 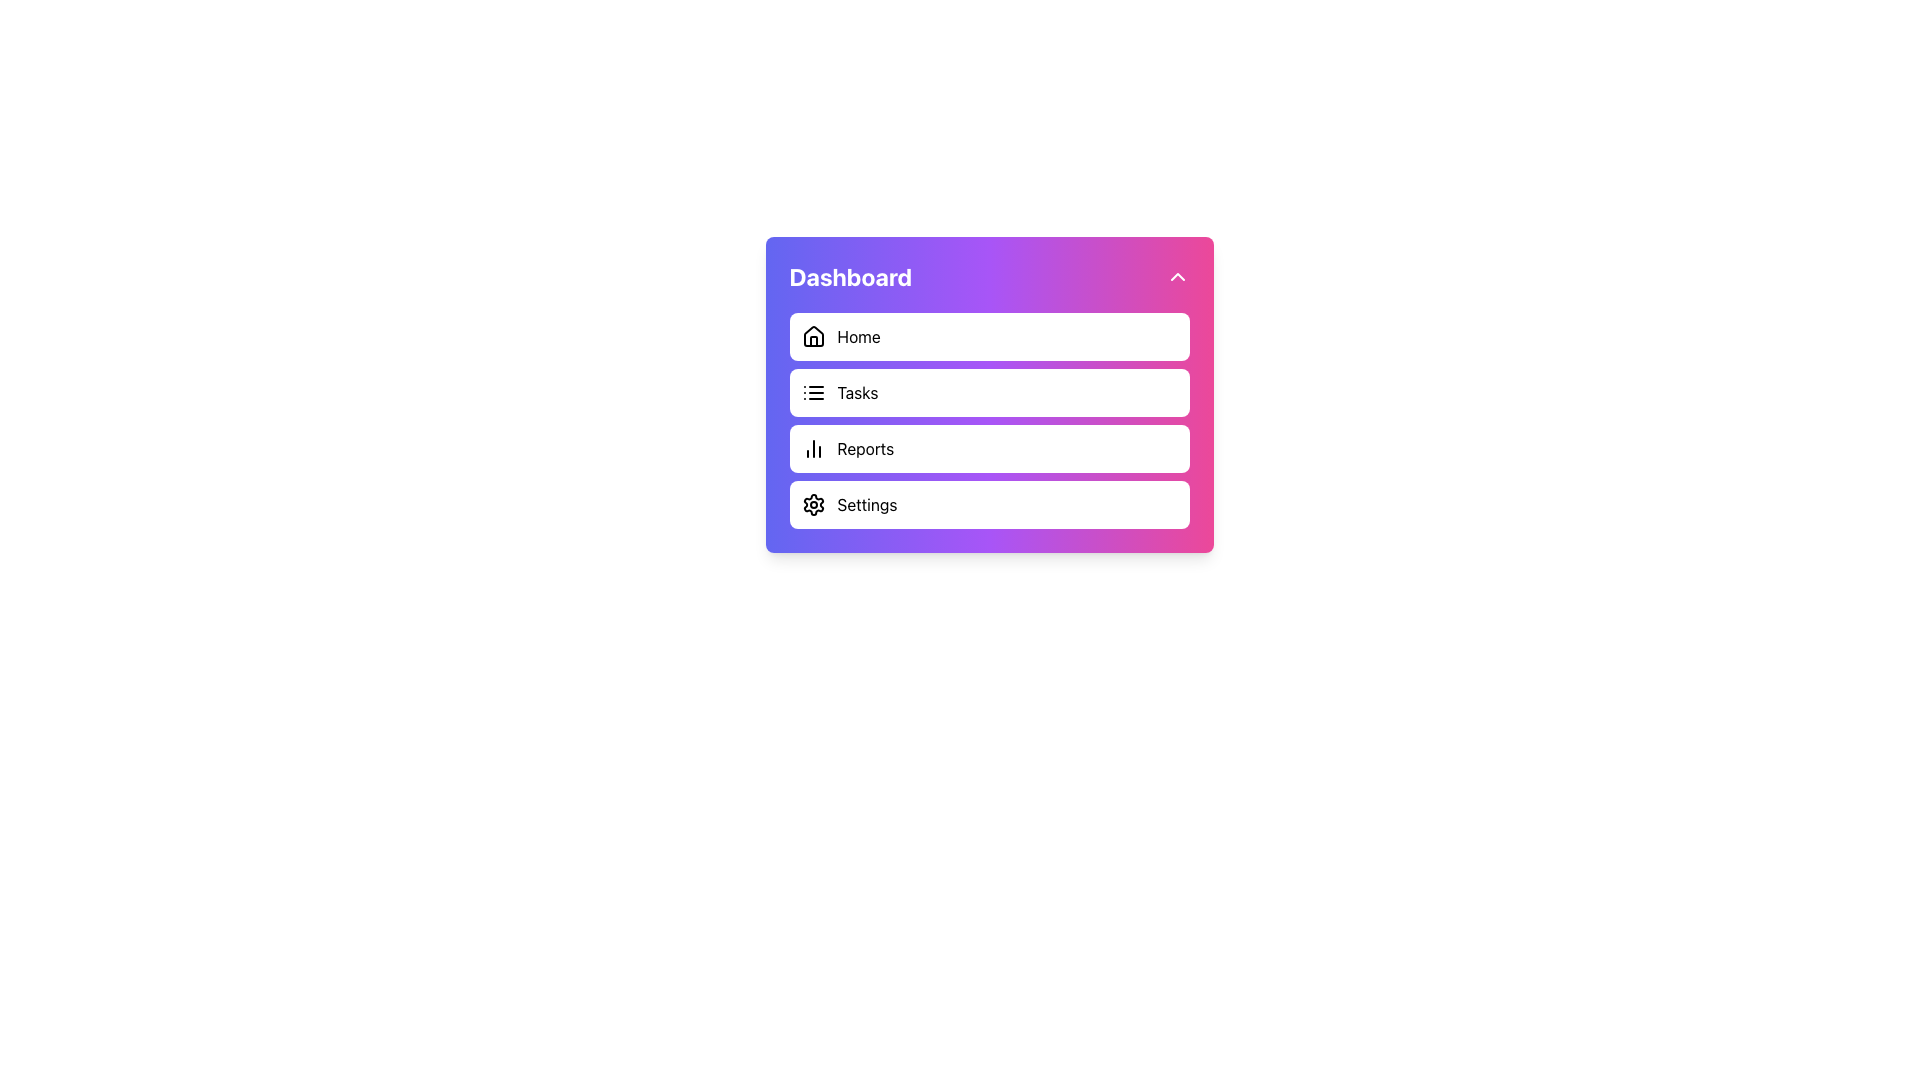 I want to click on the decorative graphic icon that represents the 'Tasks' menu item, located to the immediate left of the 'Tasks' text label in the vertical sidebar menu on the dashboard interface, so click(x=813, y=393).